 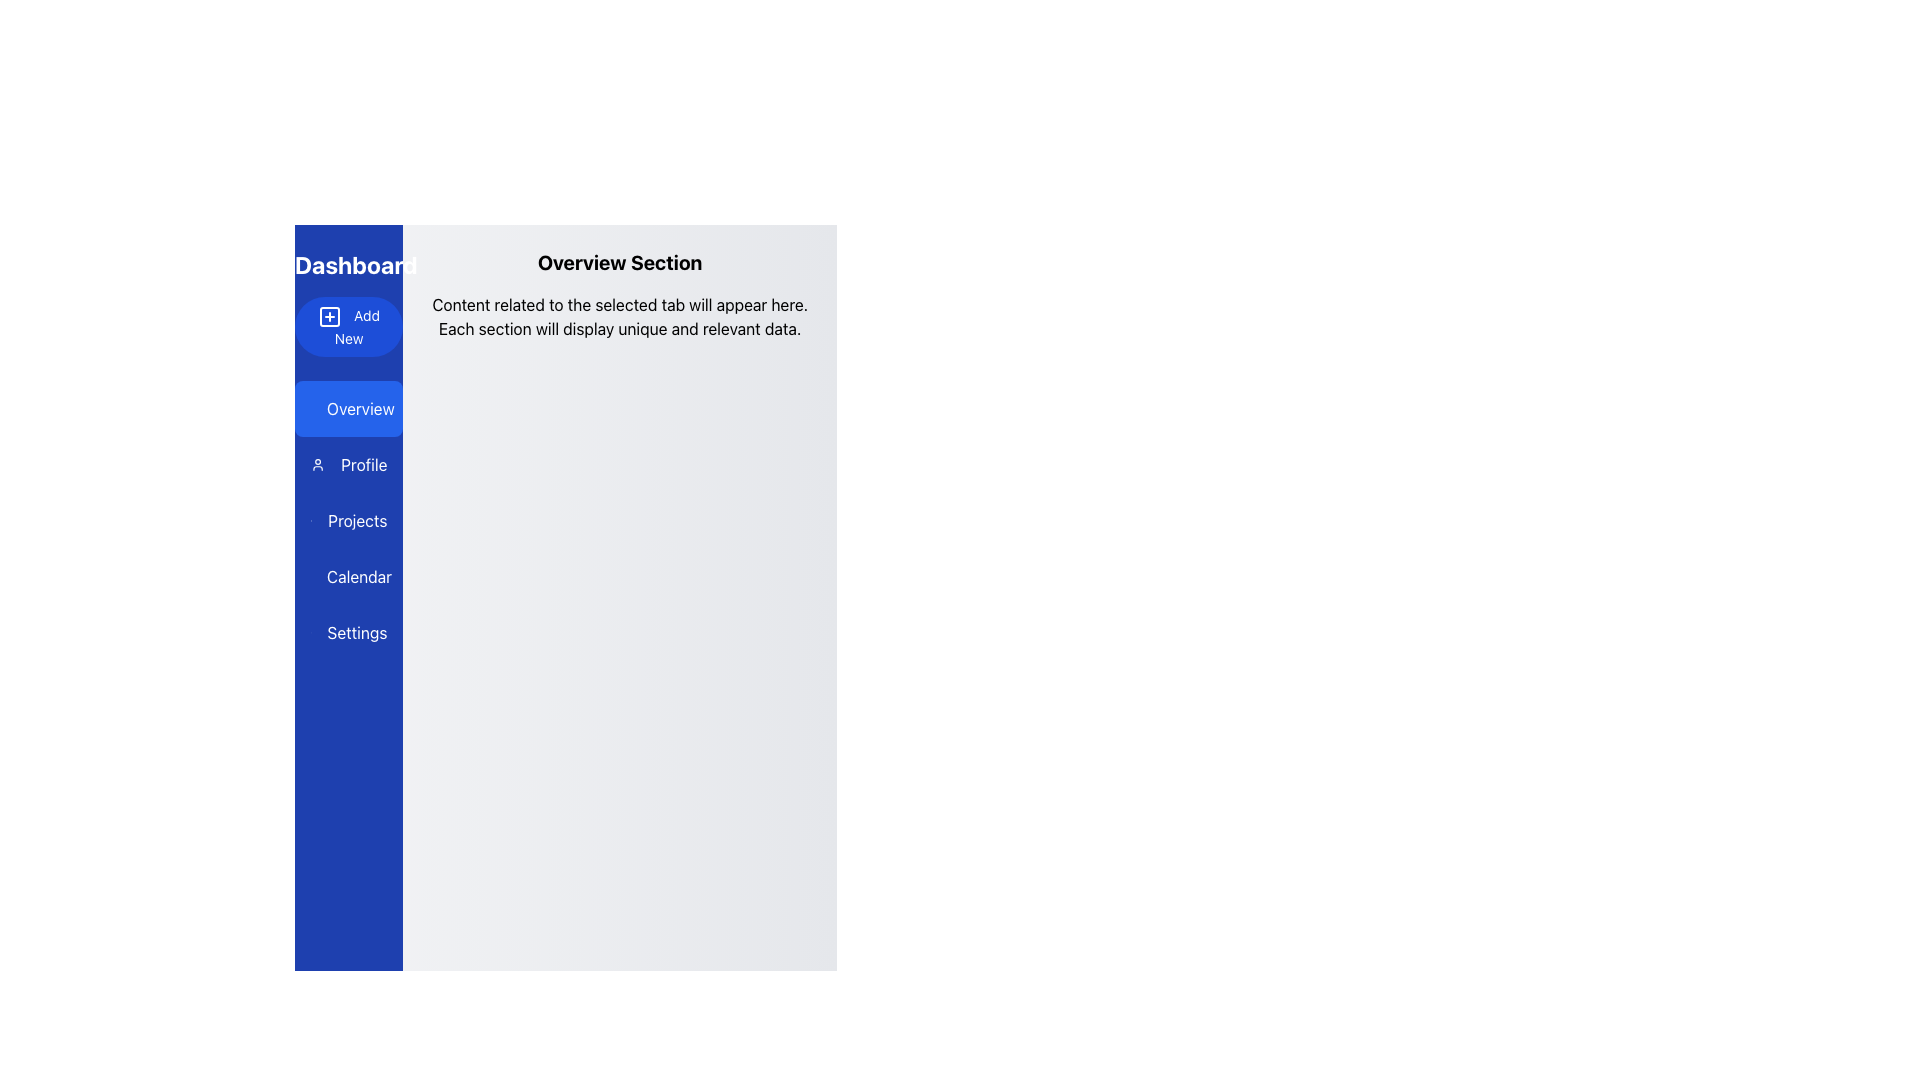 What do you see at coordinates (349, 519) in the screenshot?
I see `the 'Projects' menu item in the vertical navigation menu` at bounding box center [349, 519].